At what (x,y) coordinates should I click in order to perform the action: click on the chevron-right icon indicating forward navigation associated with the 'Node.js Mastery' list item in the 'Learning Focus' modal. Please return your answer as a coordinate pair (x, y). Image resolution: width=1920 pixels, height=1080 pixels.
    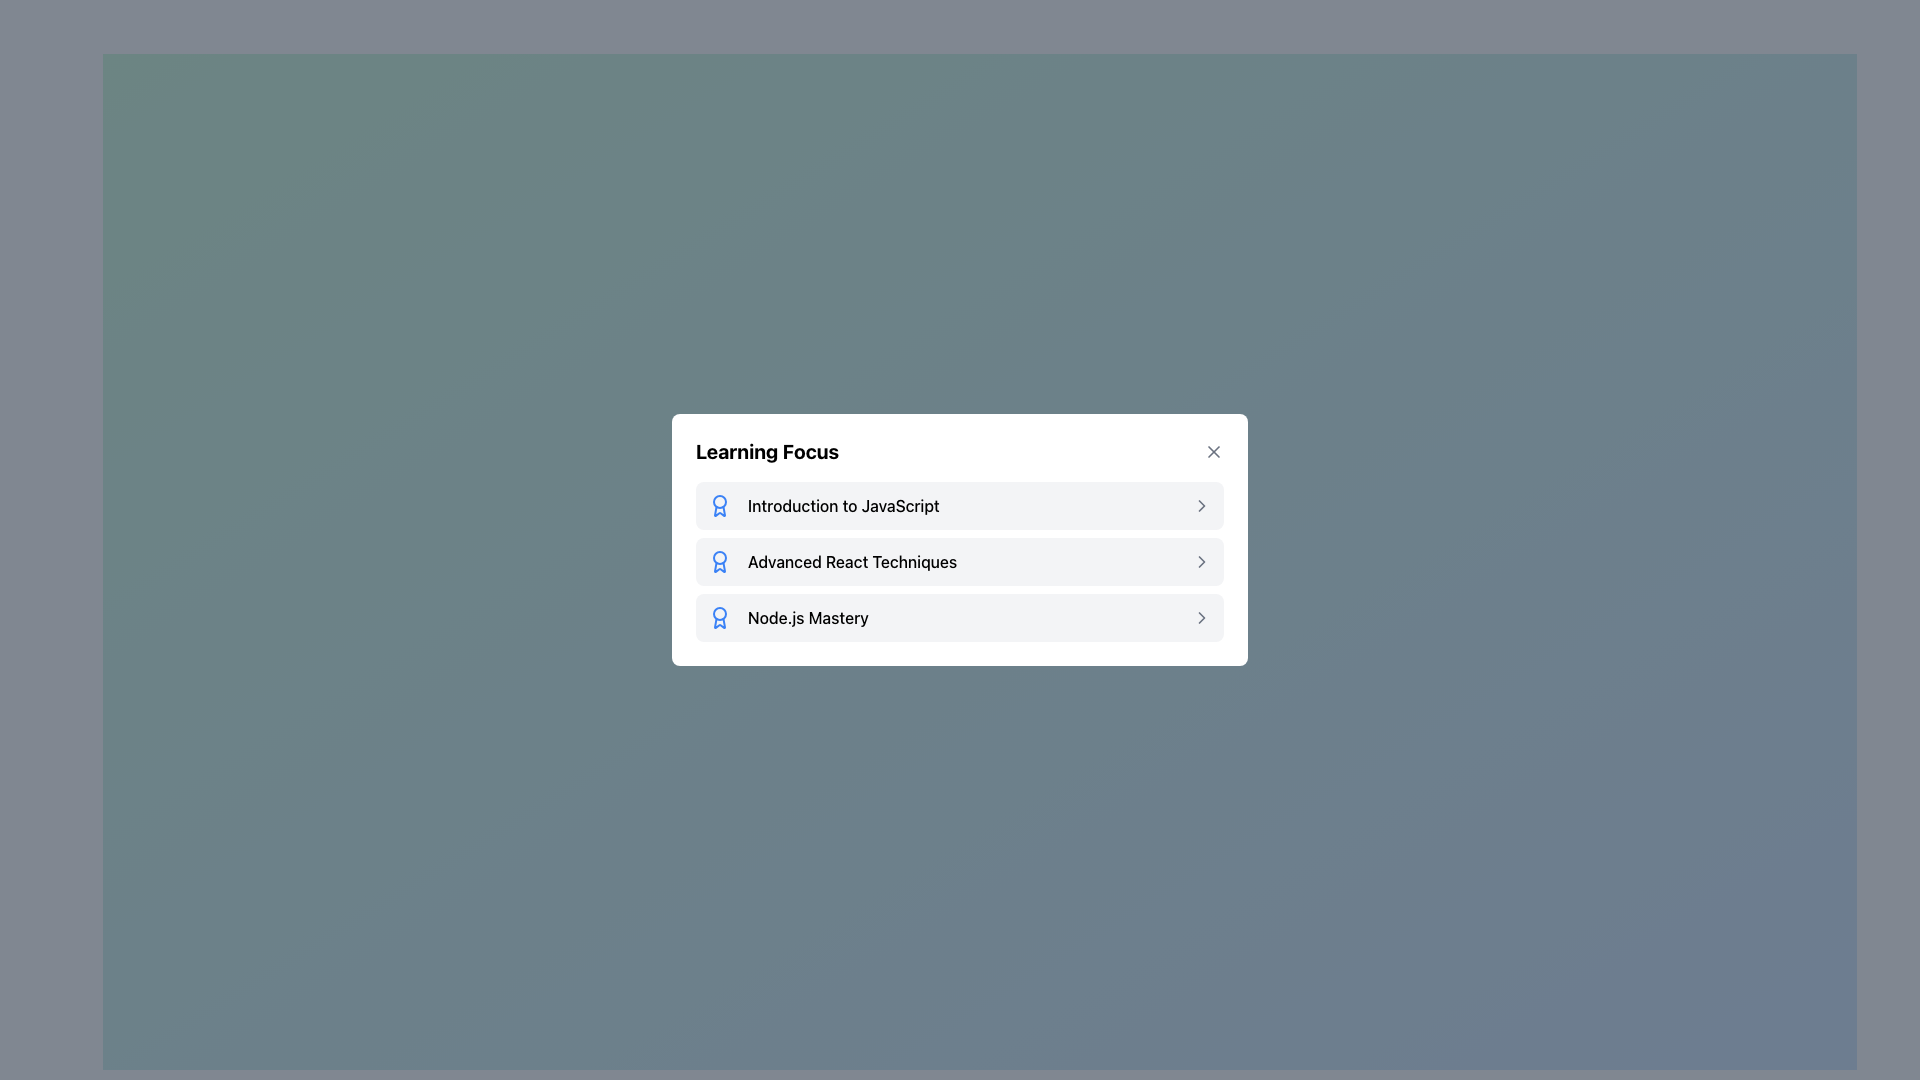
    Looking at the image, I should click on (1200, 616).